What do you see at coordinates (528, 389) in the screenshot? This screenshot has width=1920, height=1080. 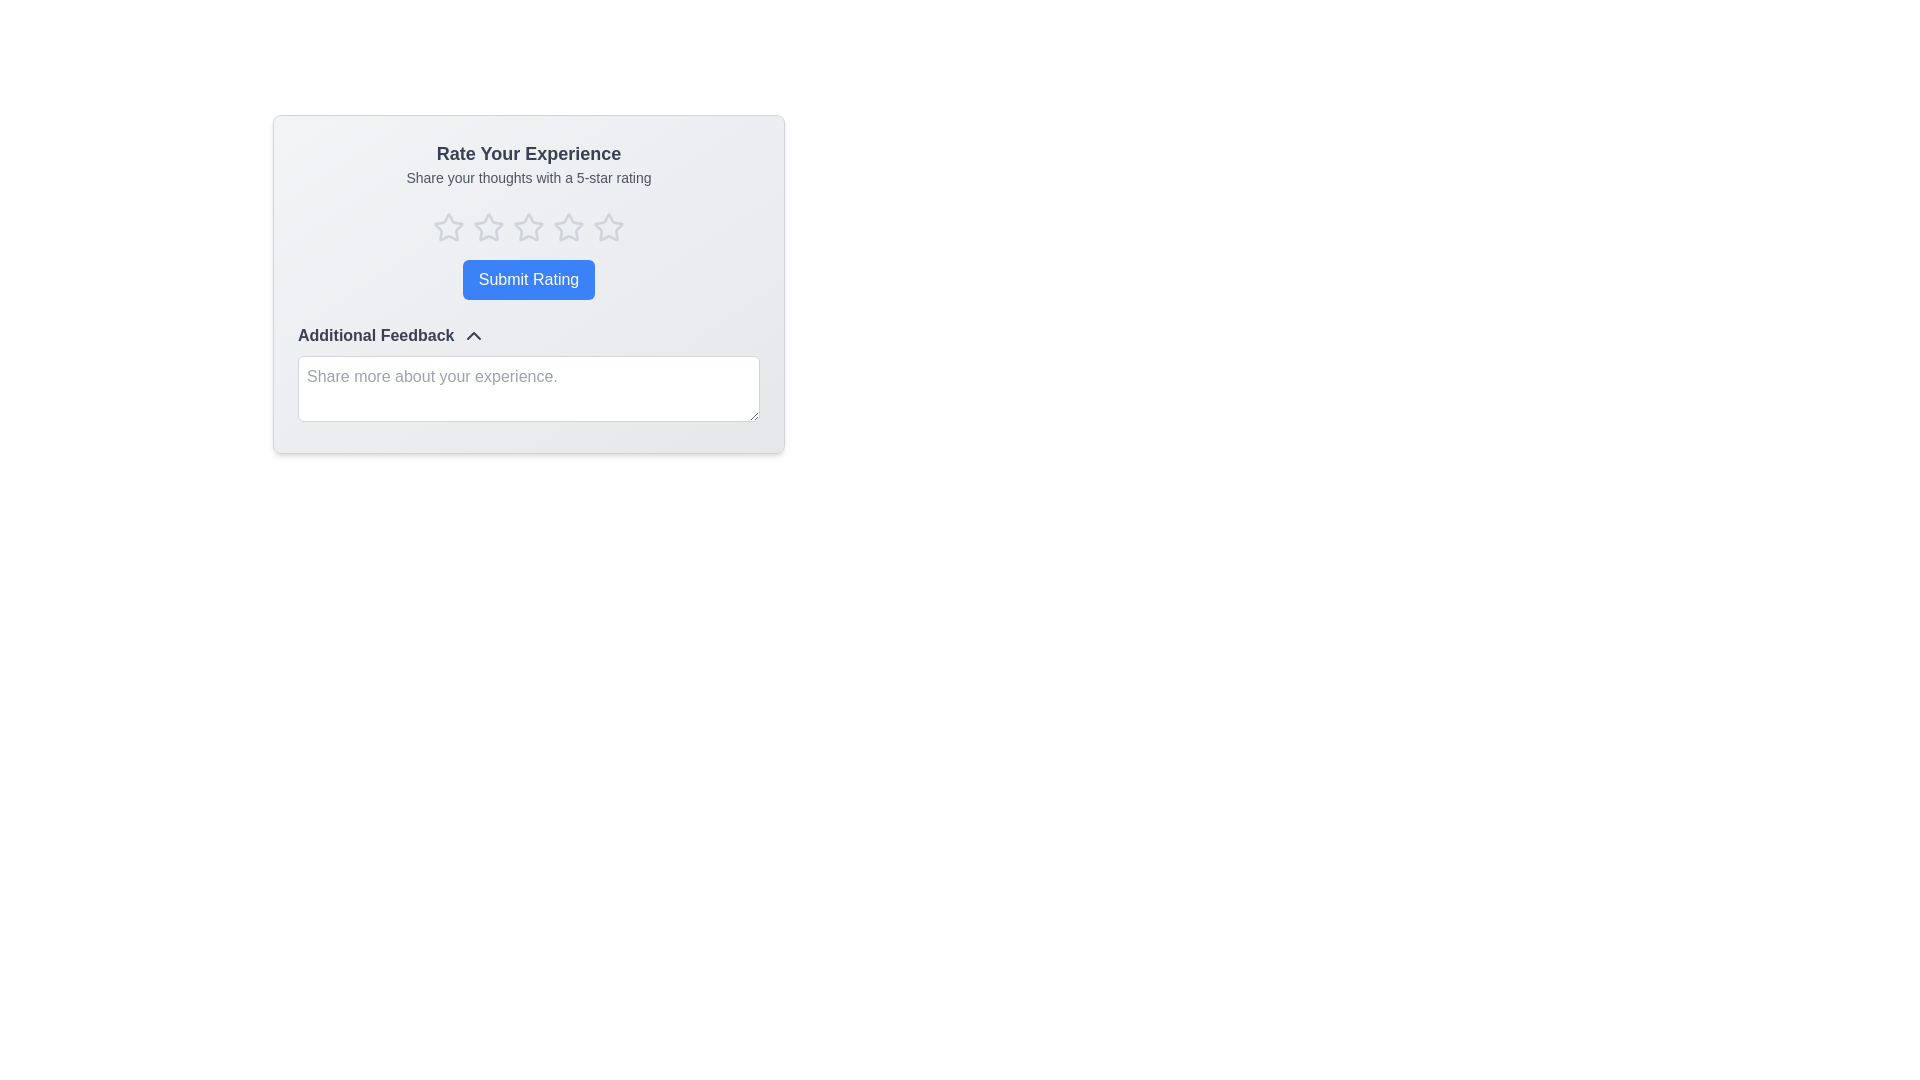 I see `the Multiline Text Input Field below the 'Additional Feedback' label to focus on it` at bounding box center [528, 389].